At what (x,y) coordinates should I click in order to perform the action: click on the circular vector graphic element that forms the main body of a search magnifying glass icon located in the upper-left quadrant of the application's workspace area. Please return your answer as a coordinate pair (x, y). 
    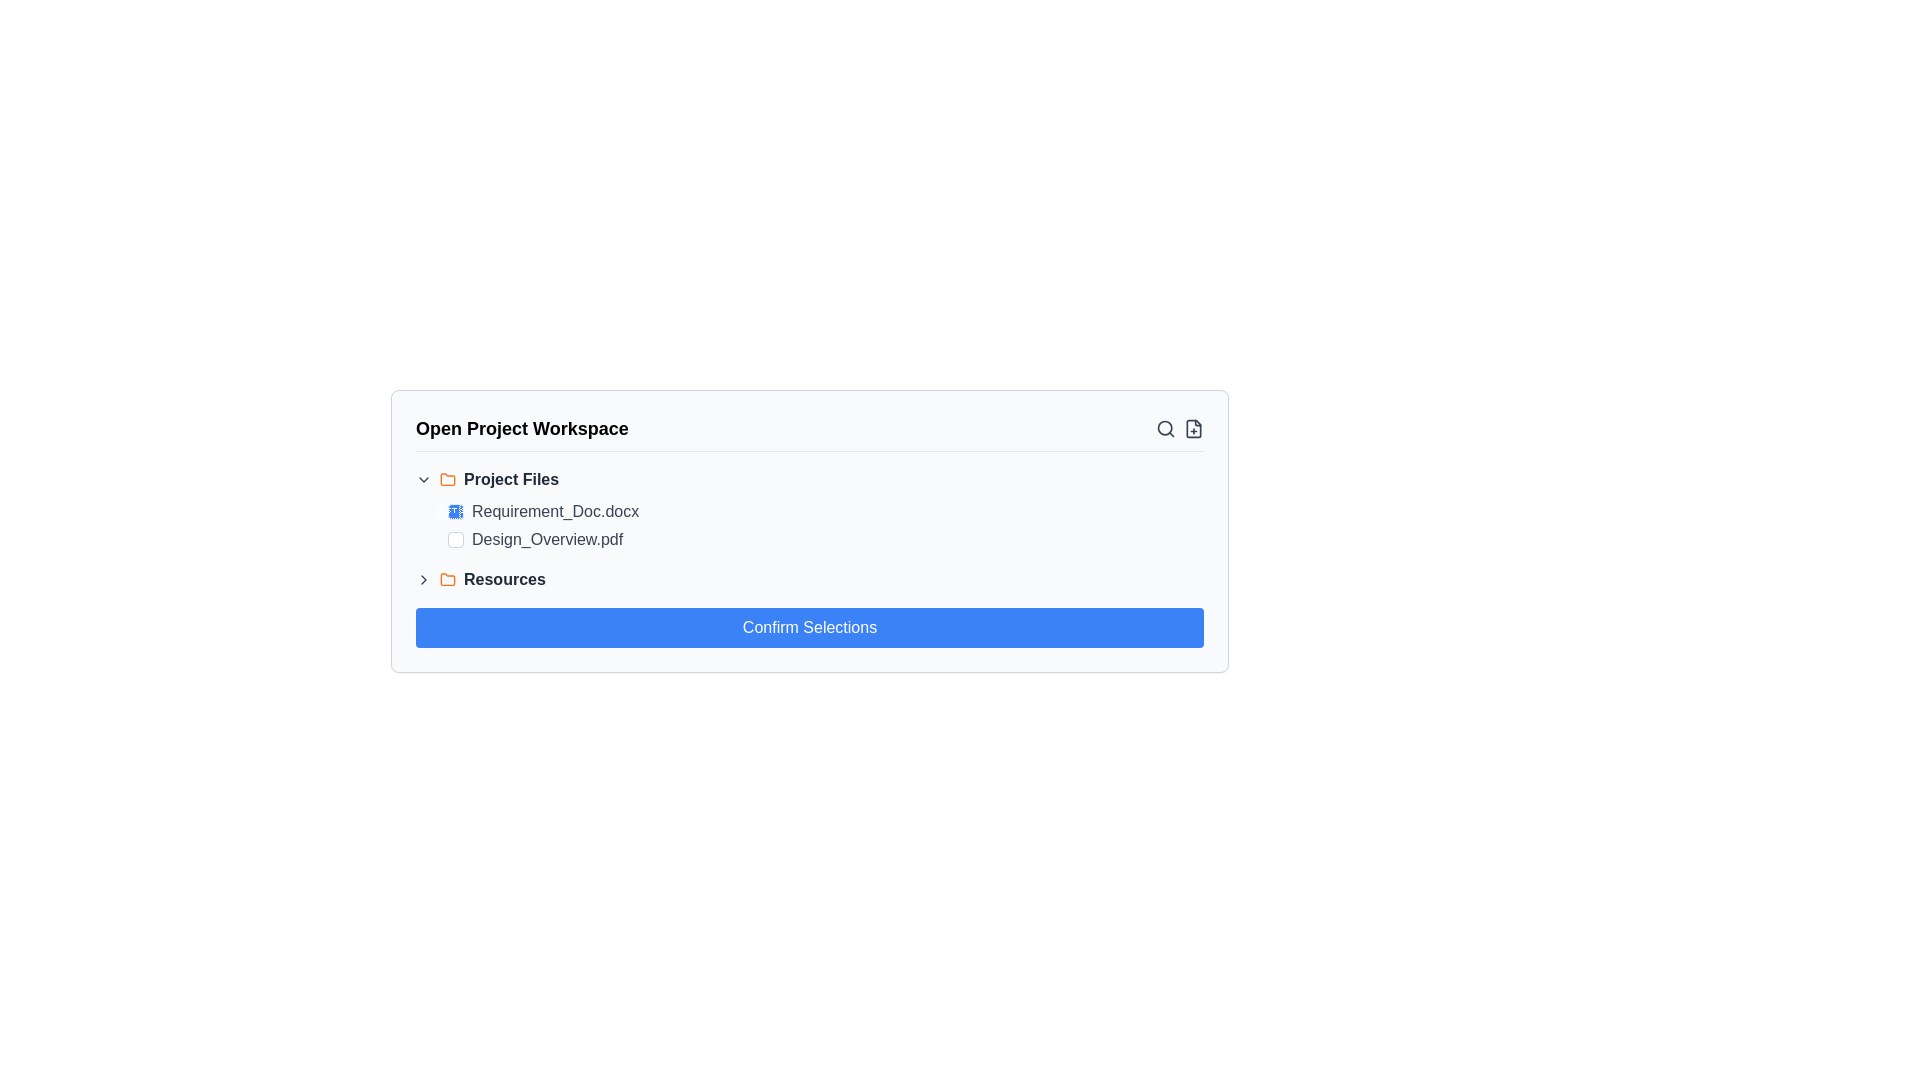
    Looking at the image, I should click on (1165, 427).